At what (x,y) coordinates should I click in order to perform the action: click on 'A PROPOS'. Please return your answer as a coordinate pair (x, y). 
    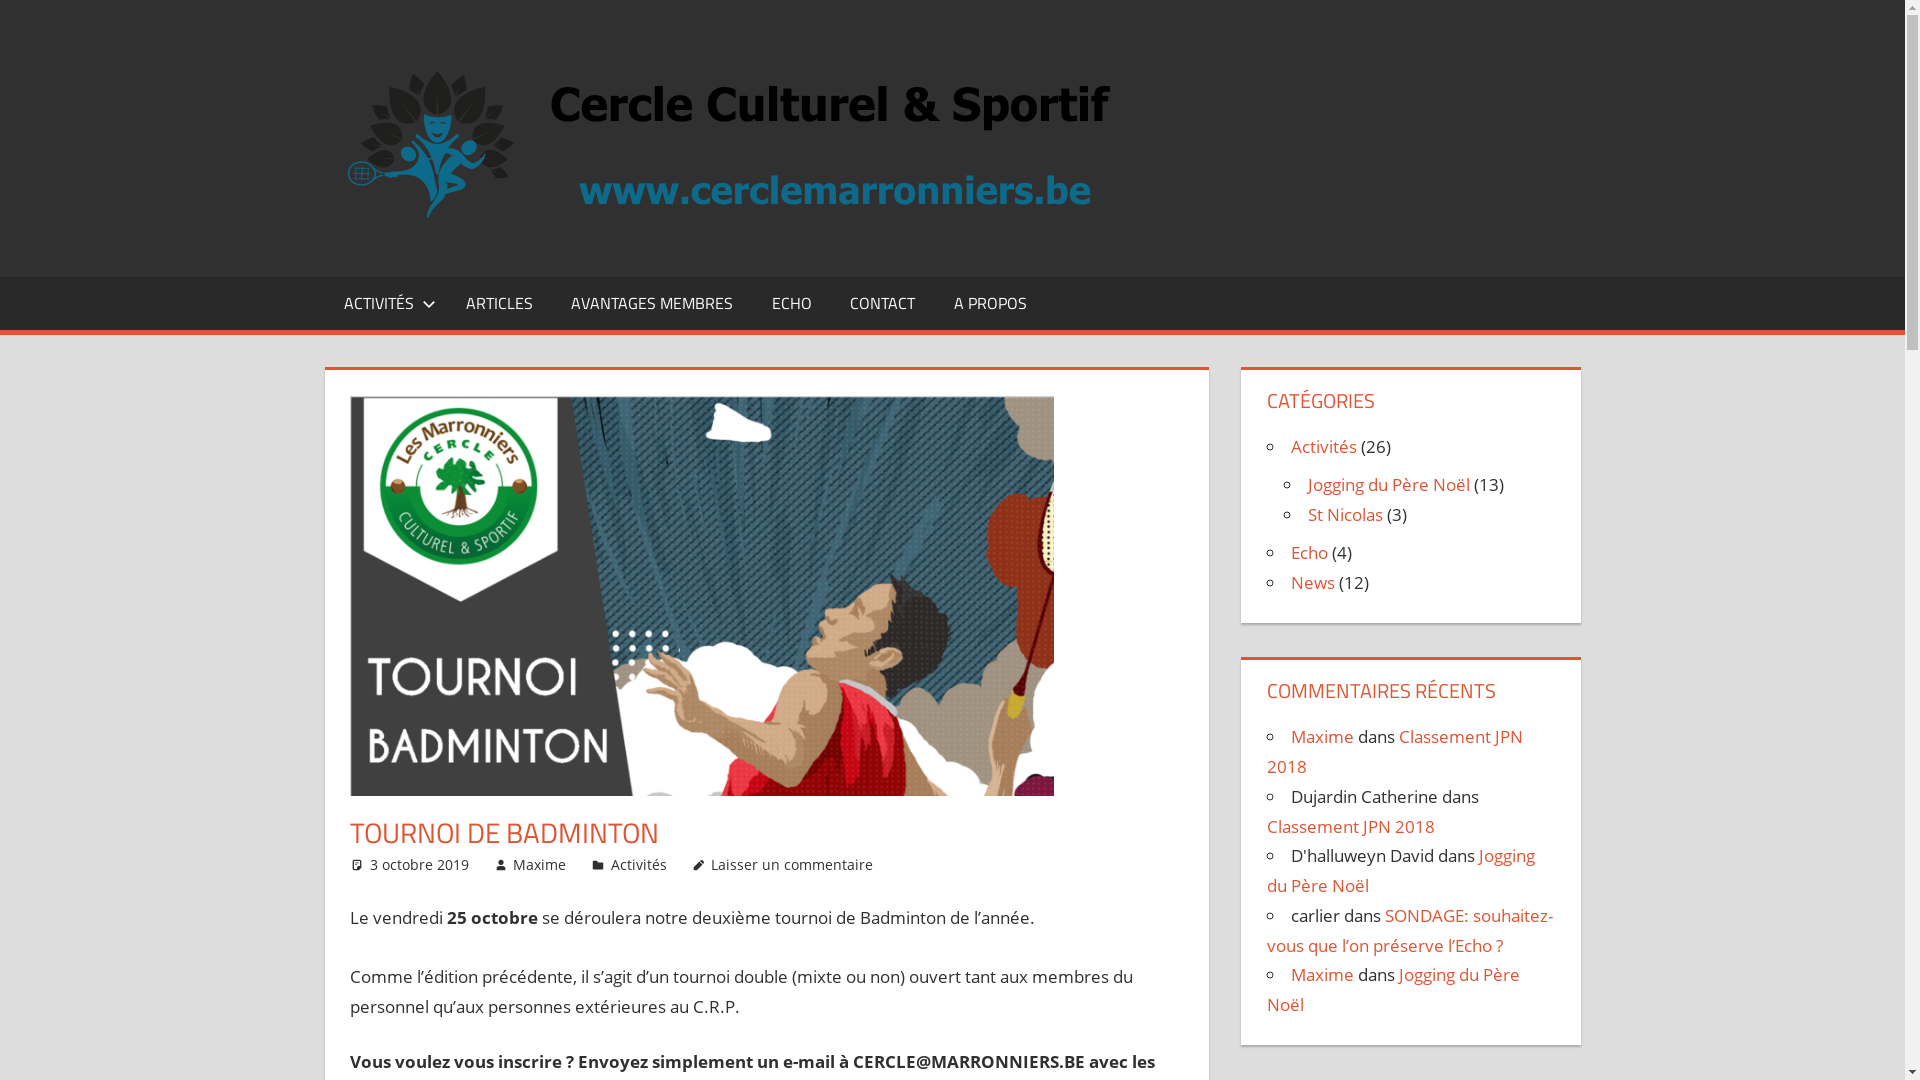
    Looking at the image, I should click on (989, 303).